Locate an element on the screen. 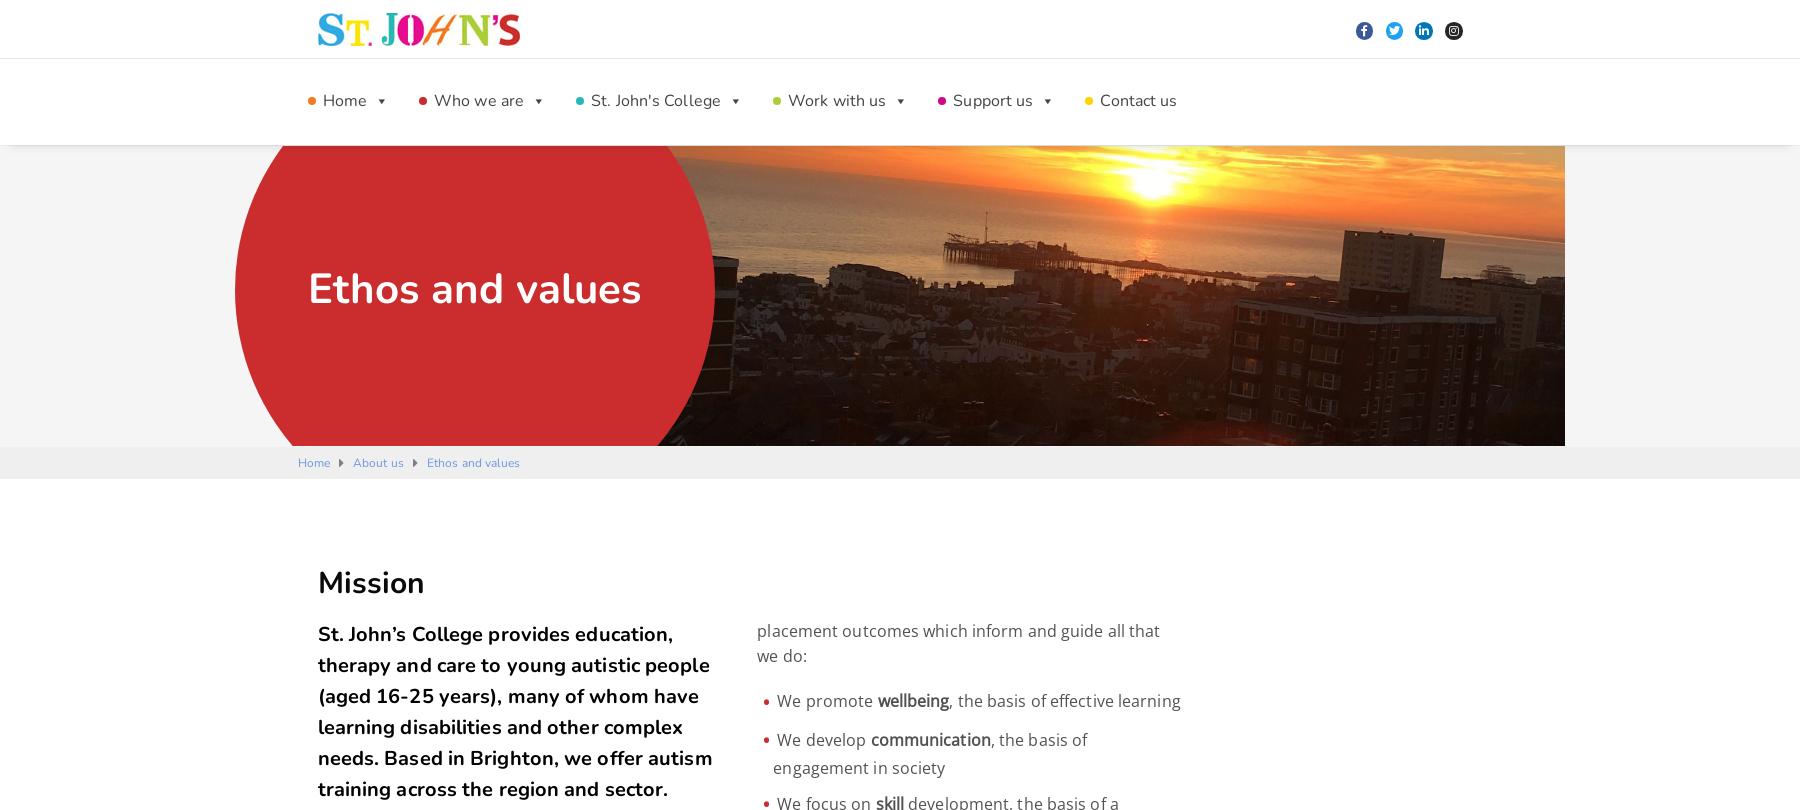 The image size is (1800, 810). 'Our College Governors' is located at coordinates (1049, 417).